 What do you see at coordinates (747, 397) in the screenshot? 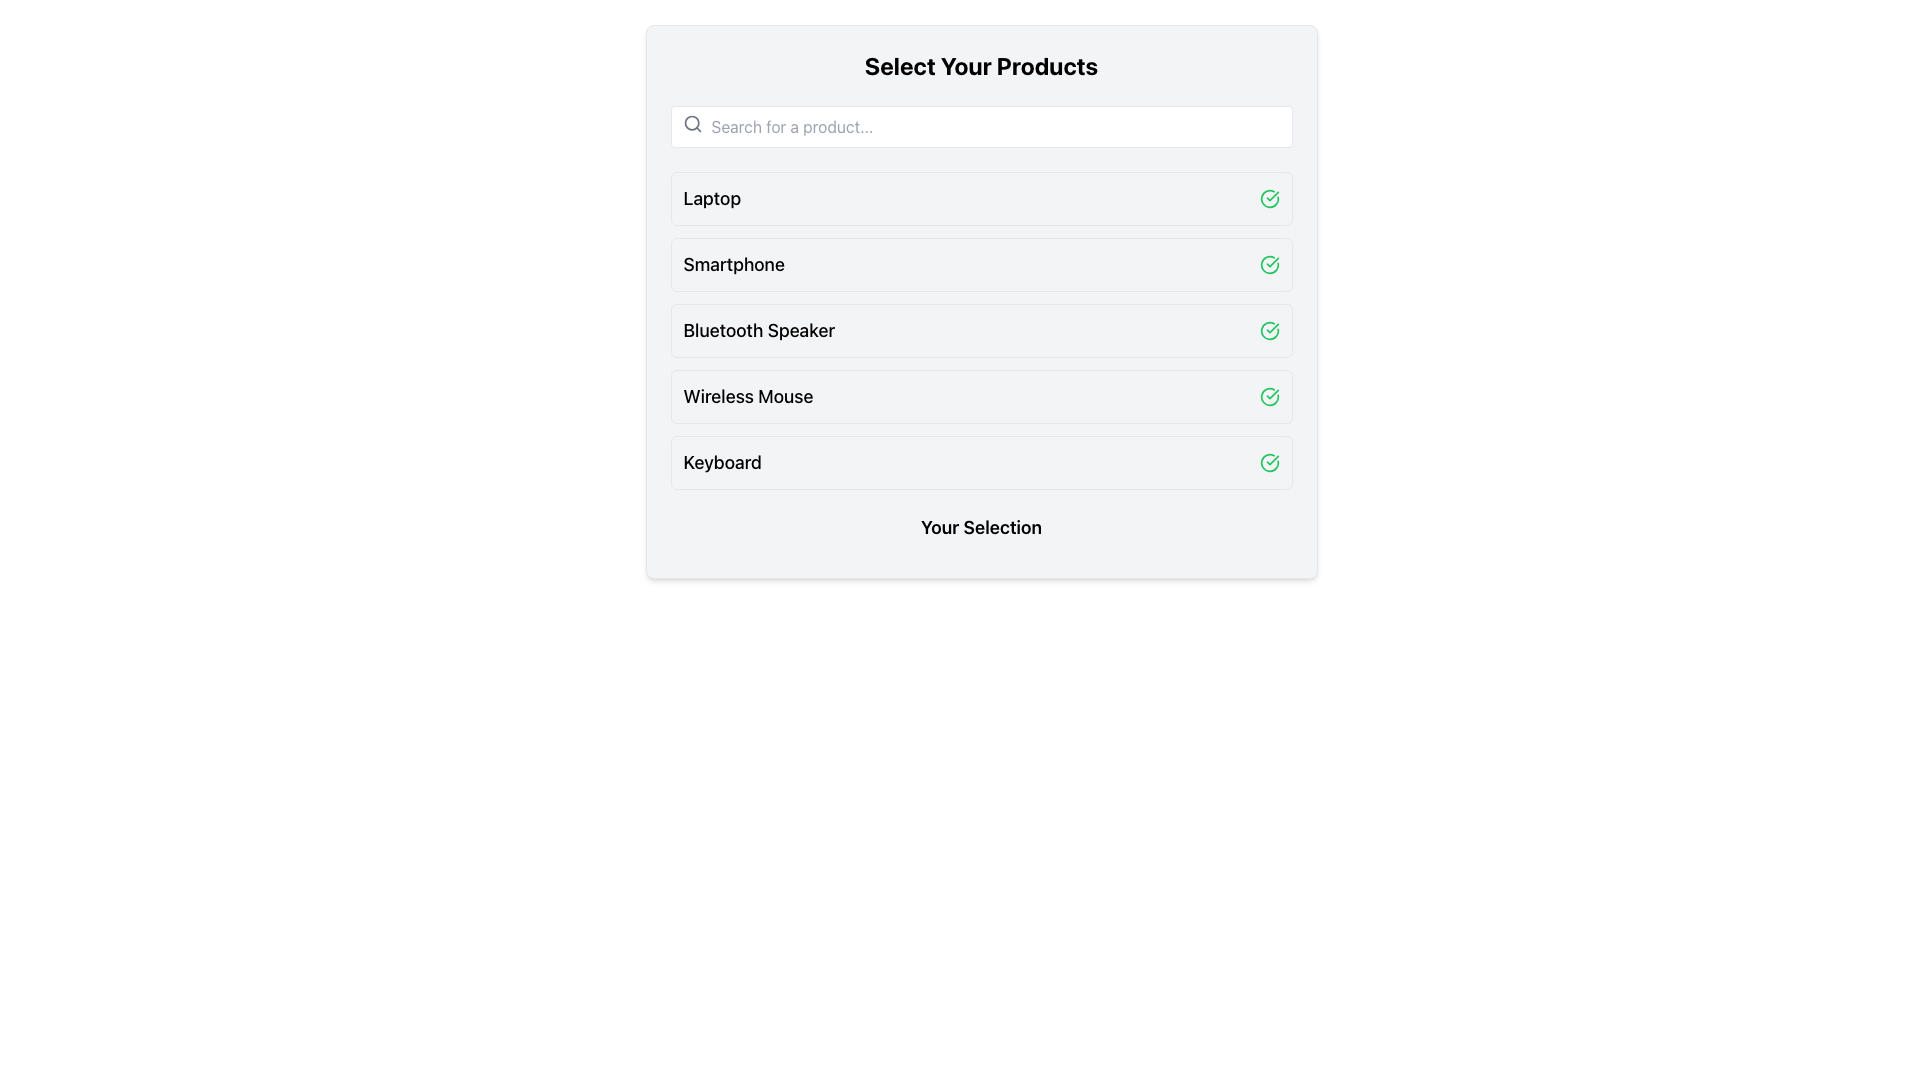
I see `the text label reading 'Wireless Mouse'` at bounding box center [747, 397].